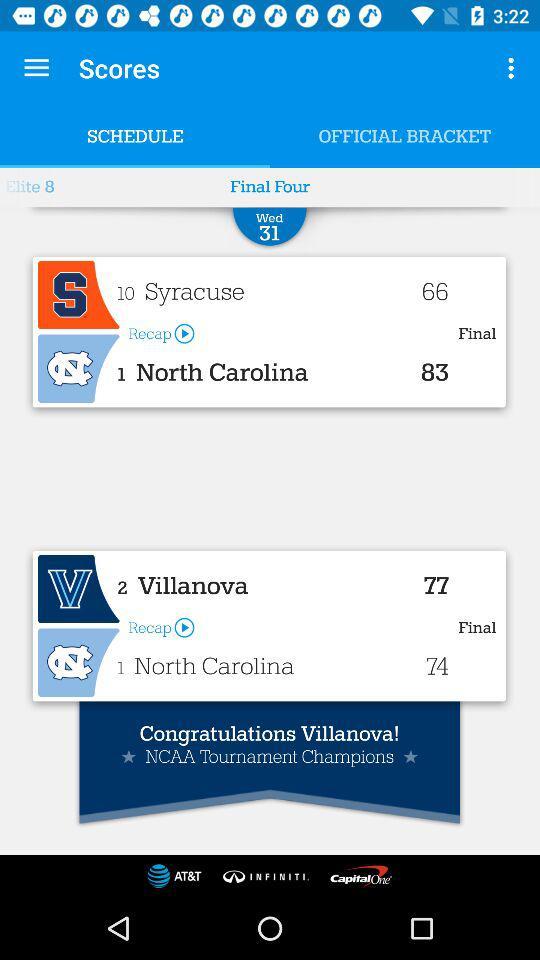  I want to click on three dots below time, so click(514, 68).